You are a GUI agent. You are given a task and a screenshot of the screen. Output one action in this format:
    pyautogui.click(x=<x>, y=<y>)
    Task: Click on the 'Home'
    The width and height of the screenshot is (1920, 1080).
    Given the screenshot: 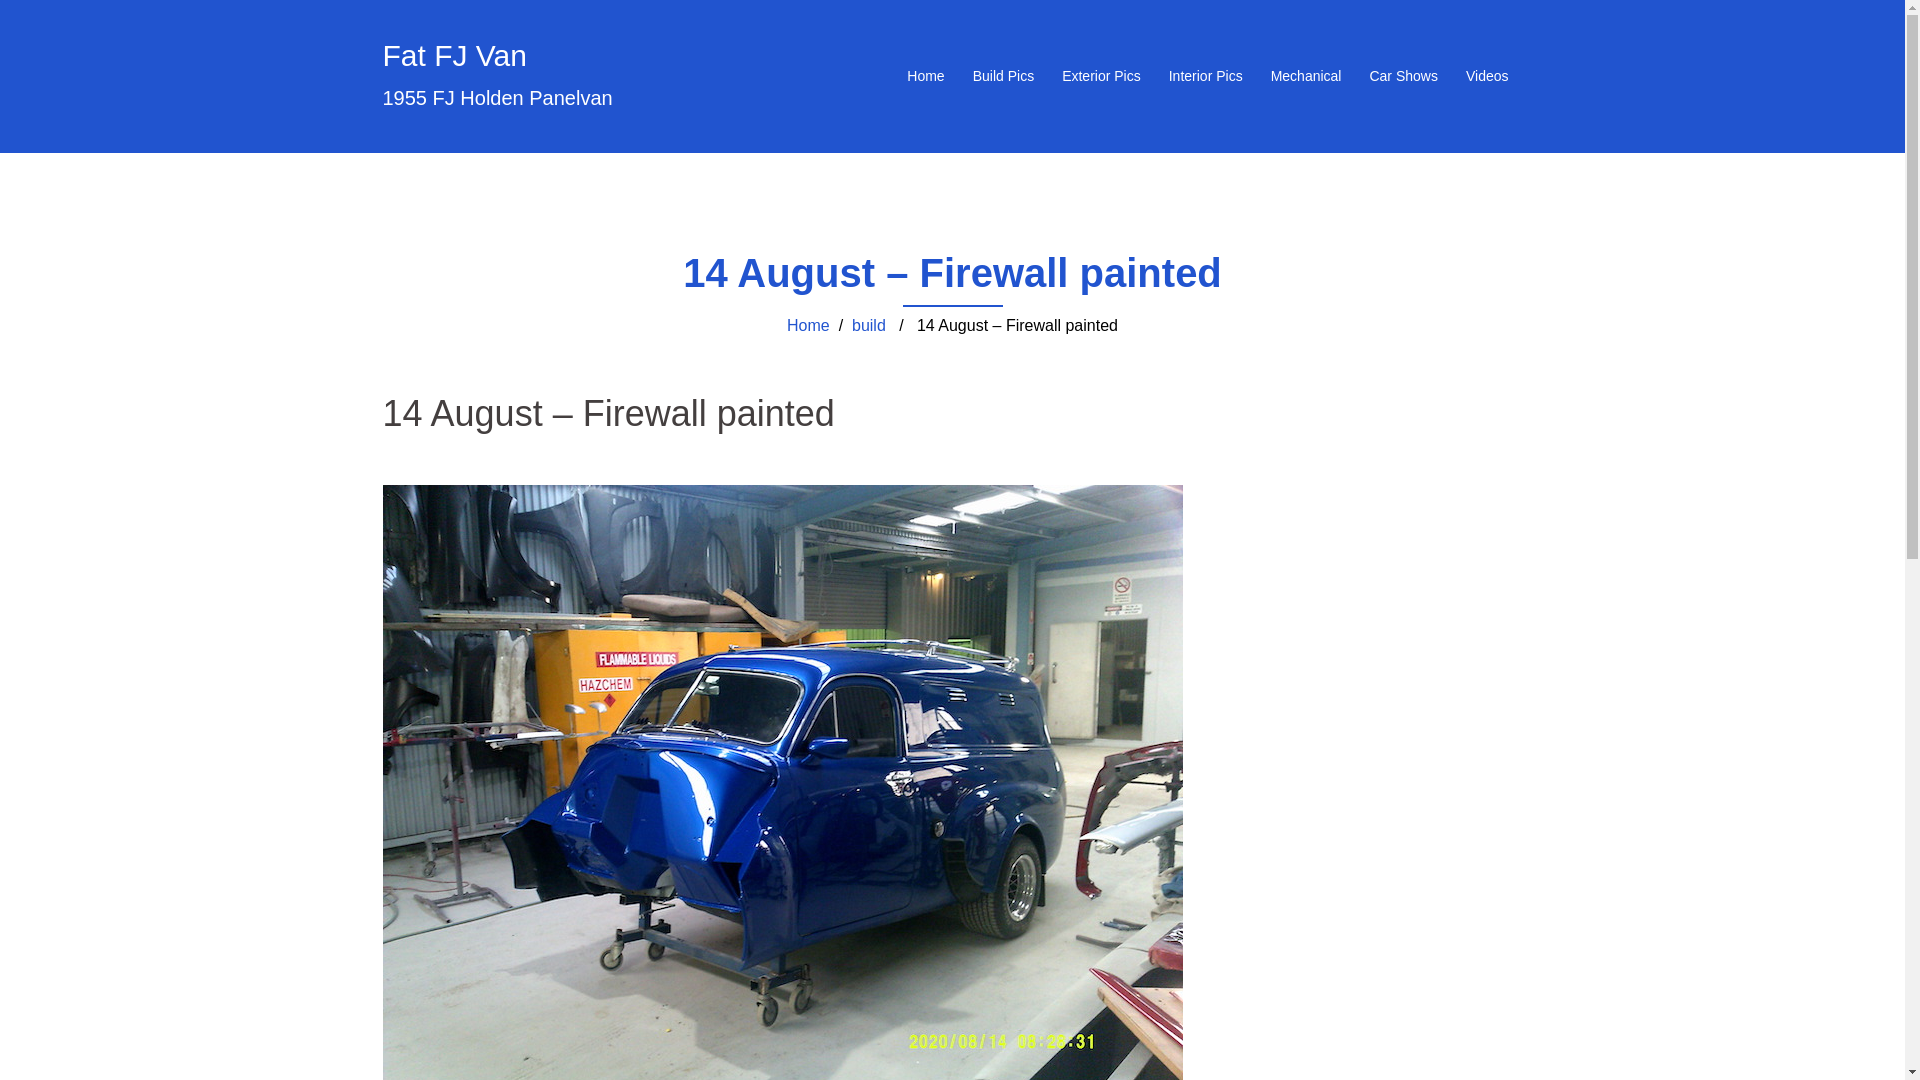 What is the action you would take?
    pyautogui.click(x=906, y=75)
    